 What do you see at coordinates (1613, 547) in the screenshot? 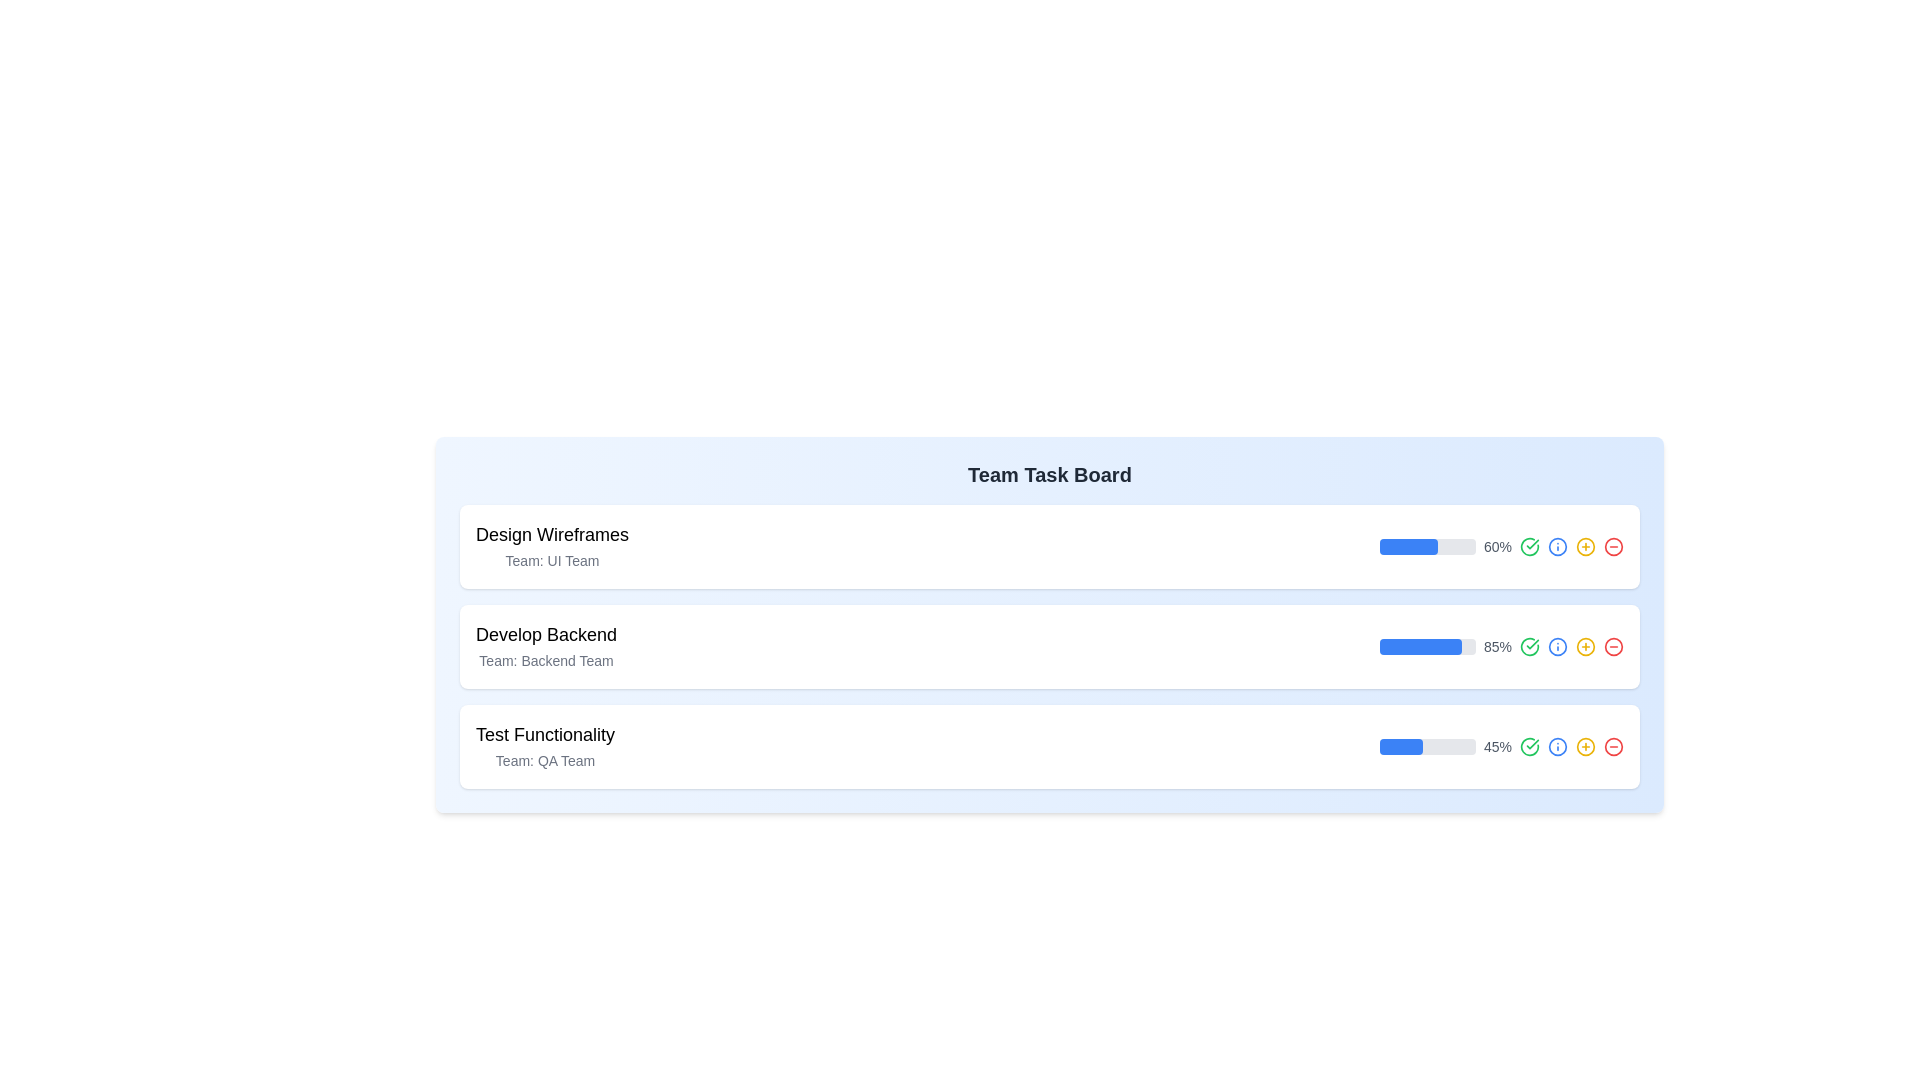
I see `the circular red icon in the SVG graphical component, which is part of the topmost task entry near the progress bar and the '60%' text` at bounding box center [1613, 547].